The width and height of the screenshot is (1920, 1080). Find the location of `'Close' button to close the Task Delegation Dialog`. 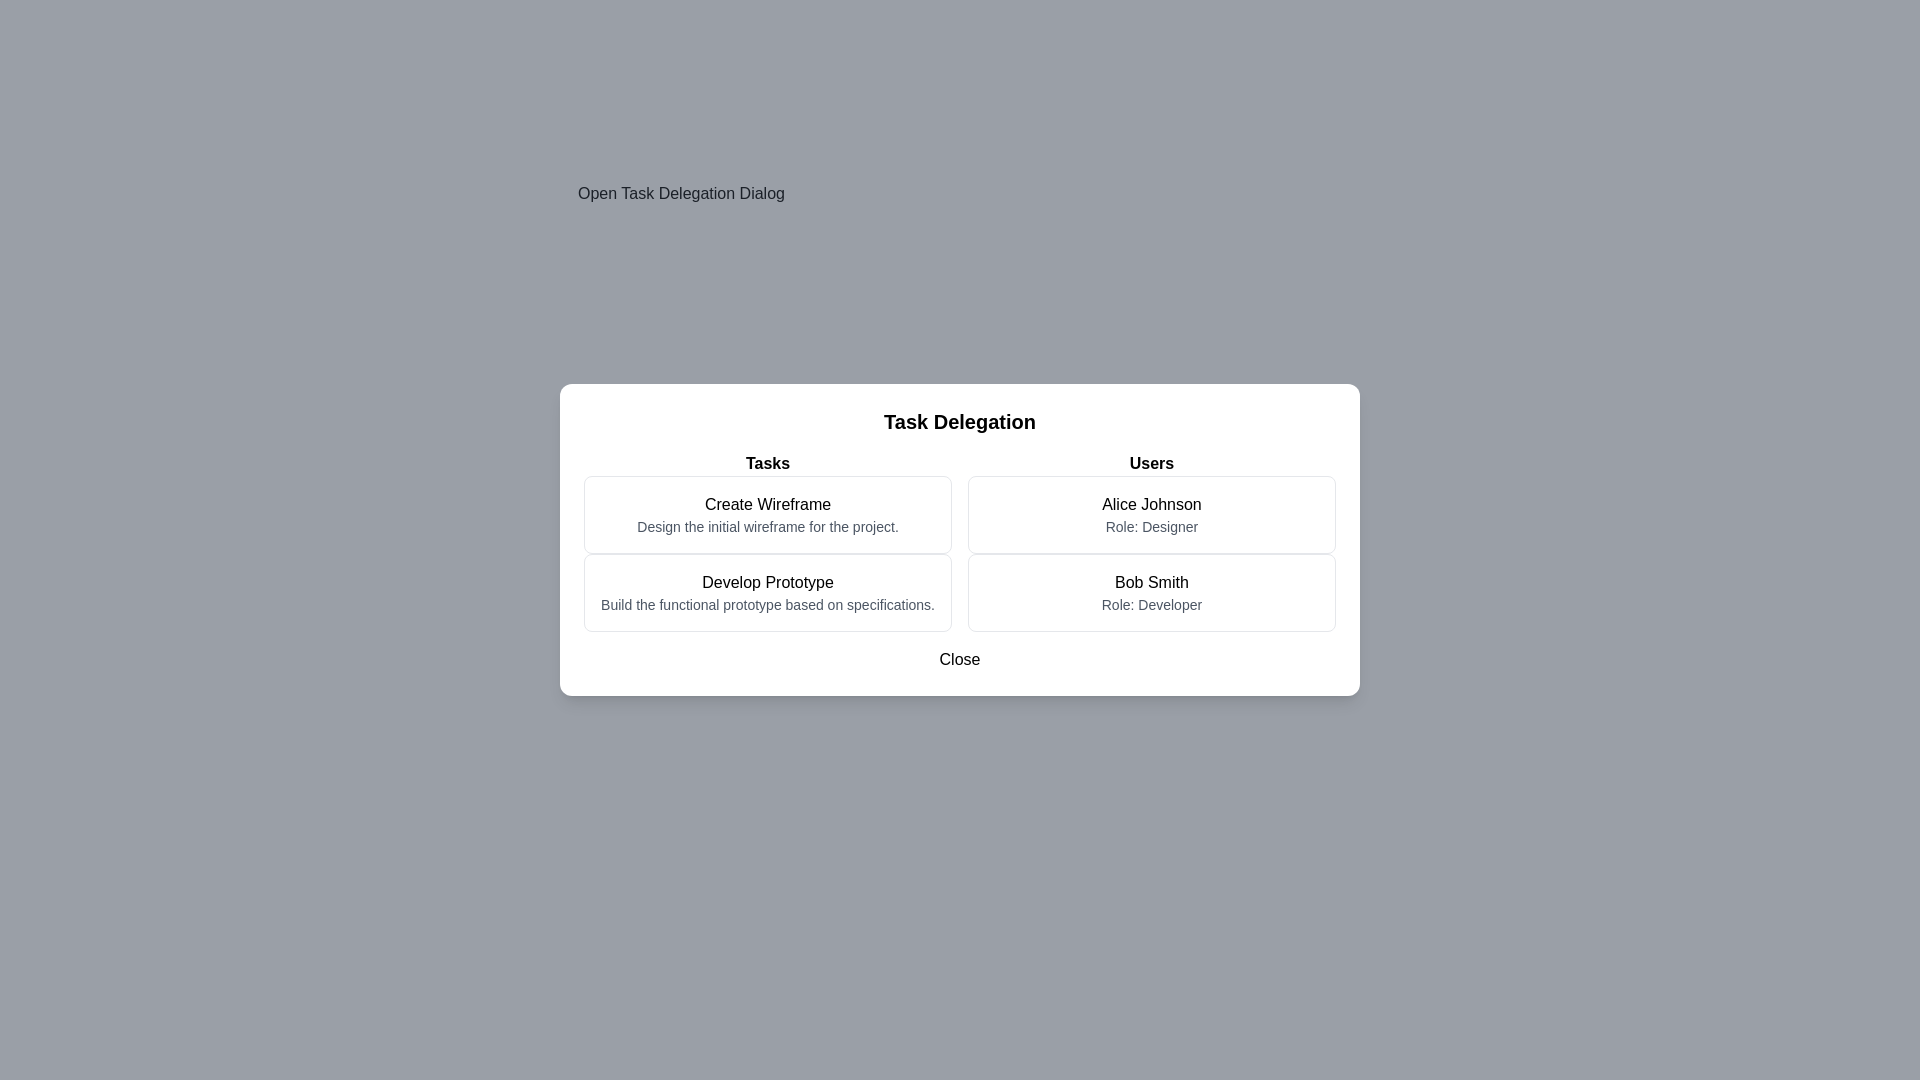

'Close' button to close the Task Delegation Dialog is located at coordinates (960, 659).